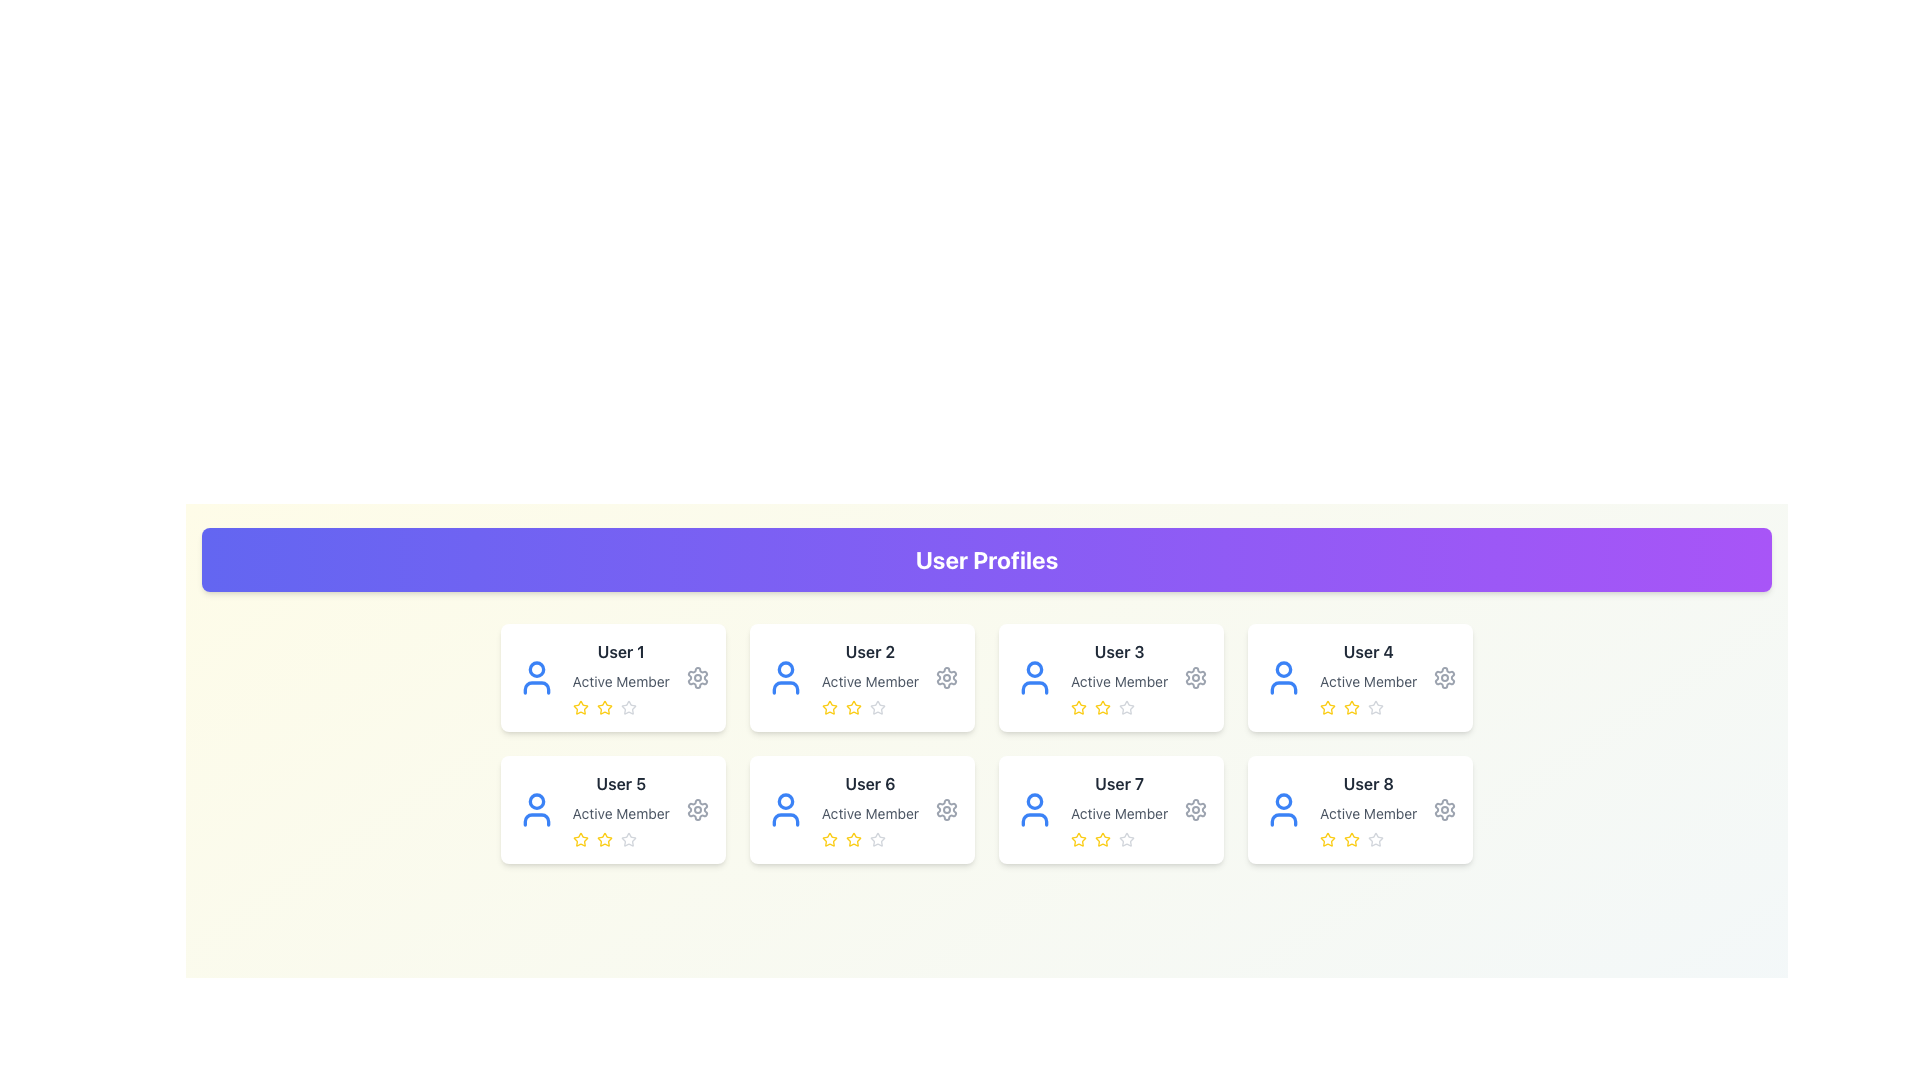 The image size is (1920, 1080). I want to click on the third user profile card in the grid that displays user information including username, status, and rating, so click(1118, 677).